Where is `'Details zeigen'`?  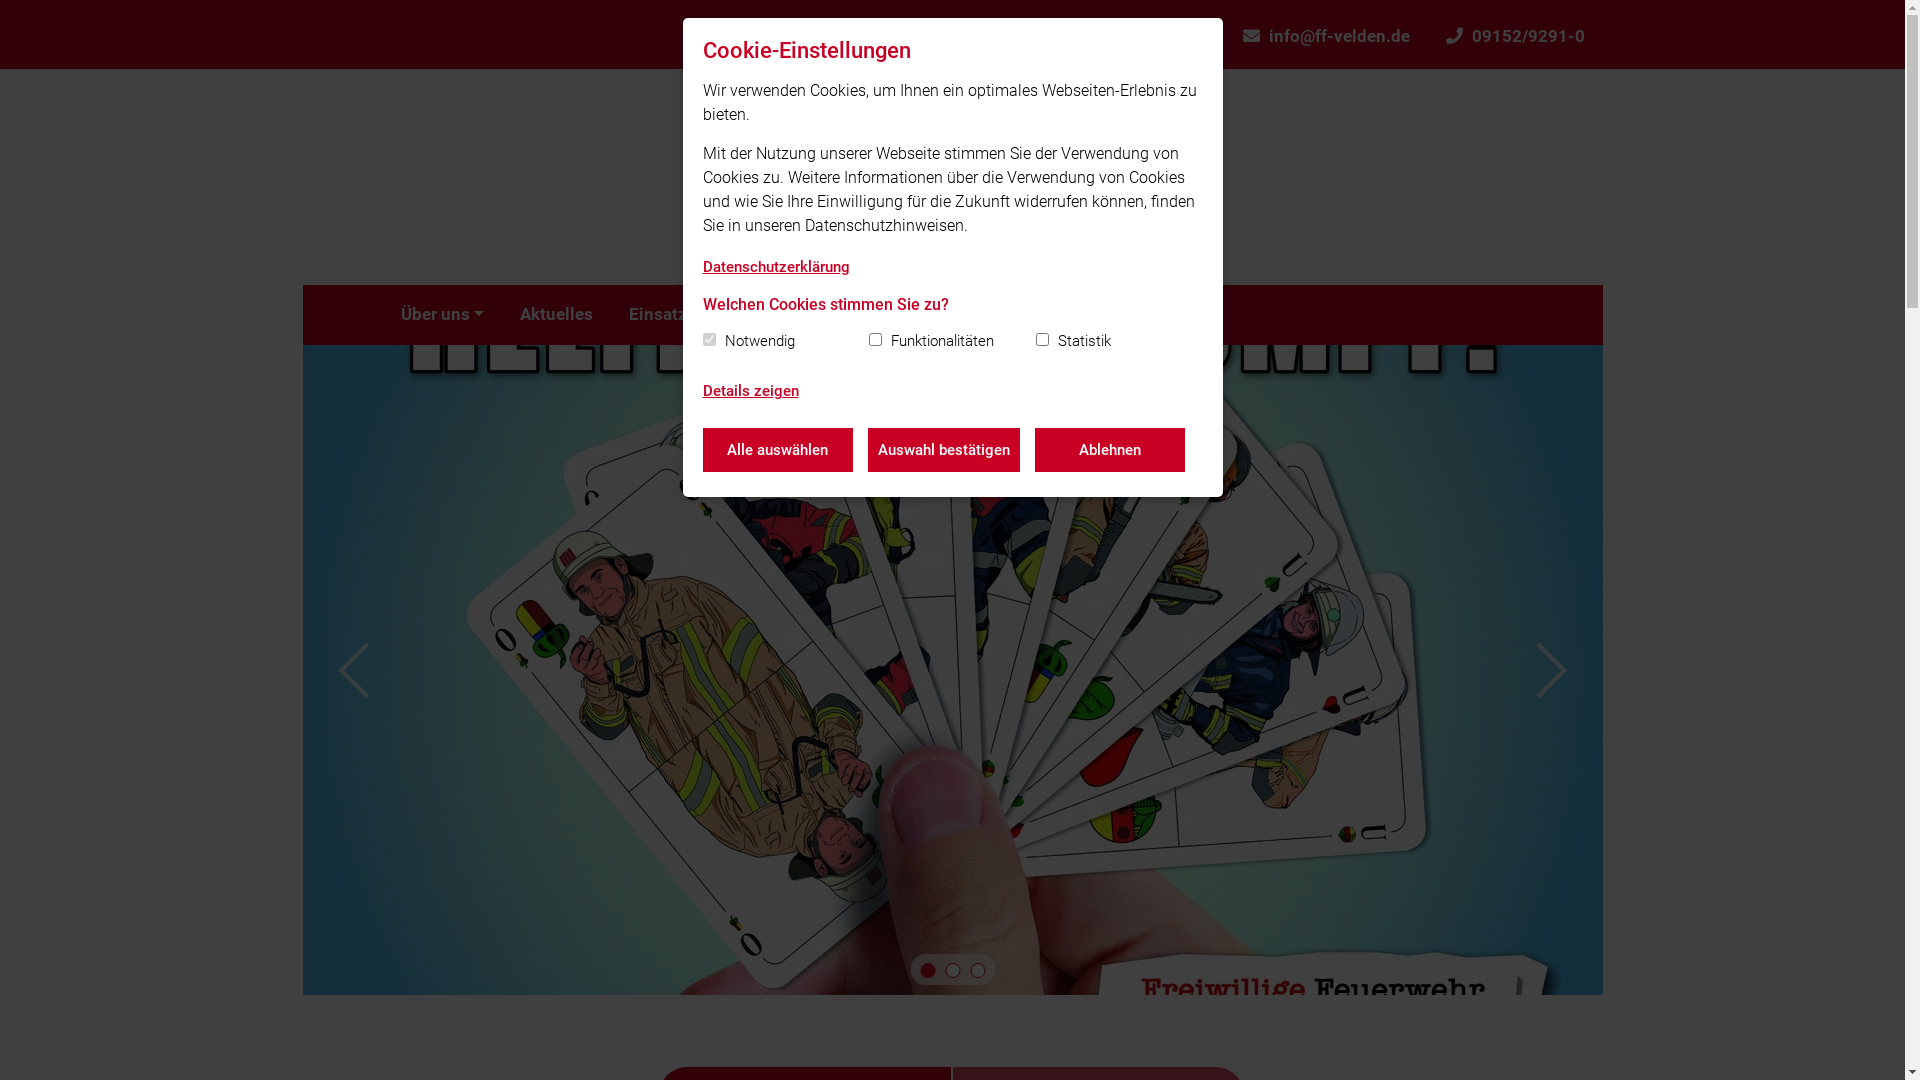 'Details zeigen' is located at coordinates (748, 392).